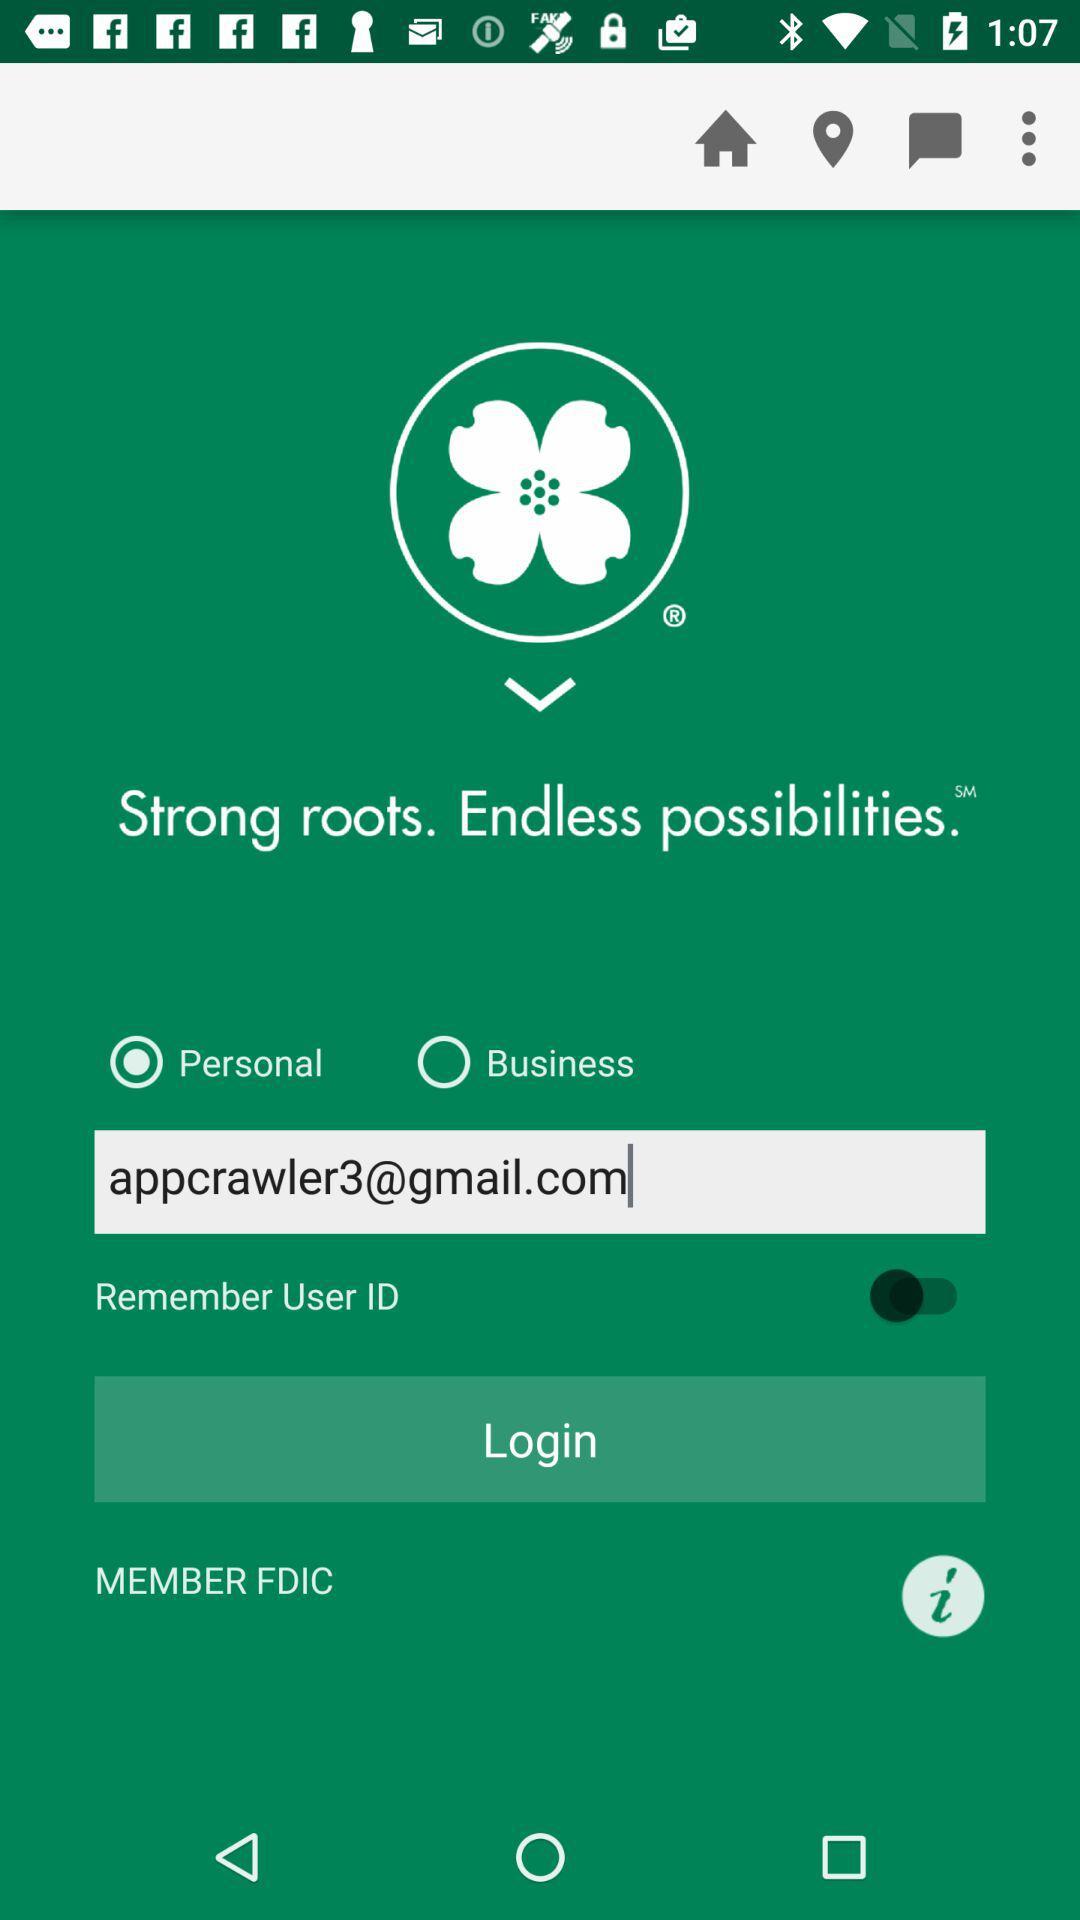 The height and width of the screenshot is (1920, 1080). I want to click on the item below personal item, so click(540, 1181).